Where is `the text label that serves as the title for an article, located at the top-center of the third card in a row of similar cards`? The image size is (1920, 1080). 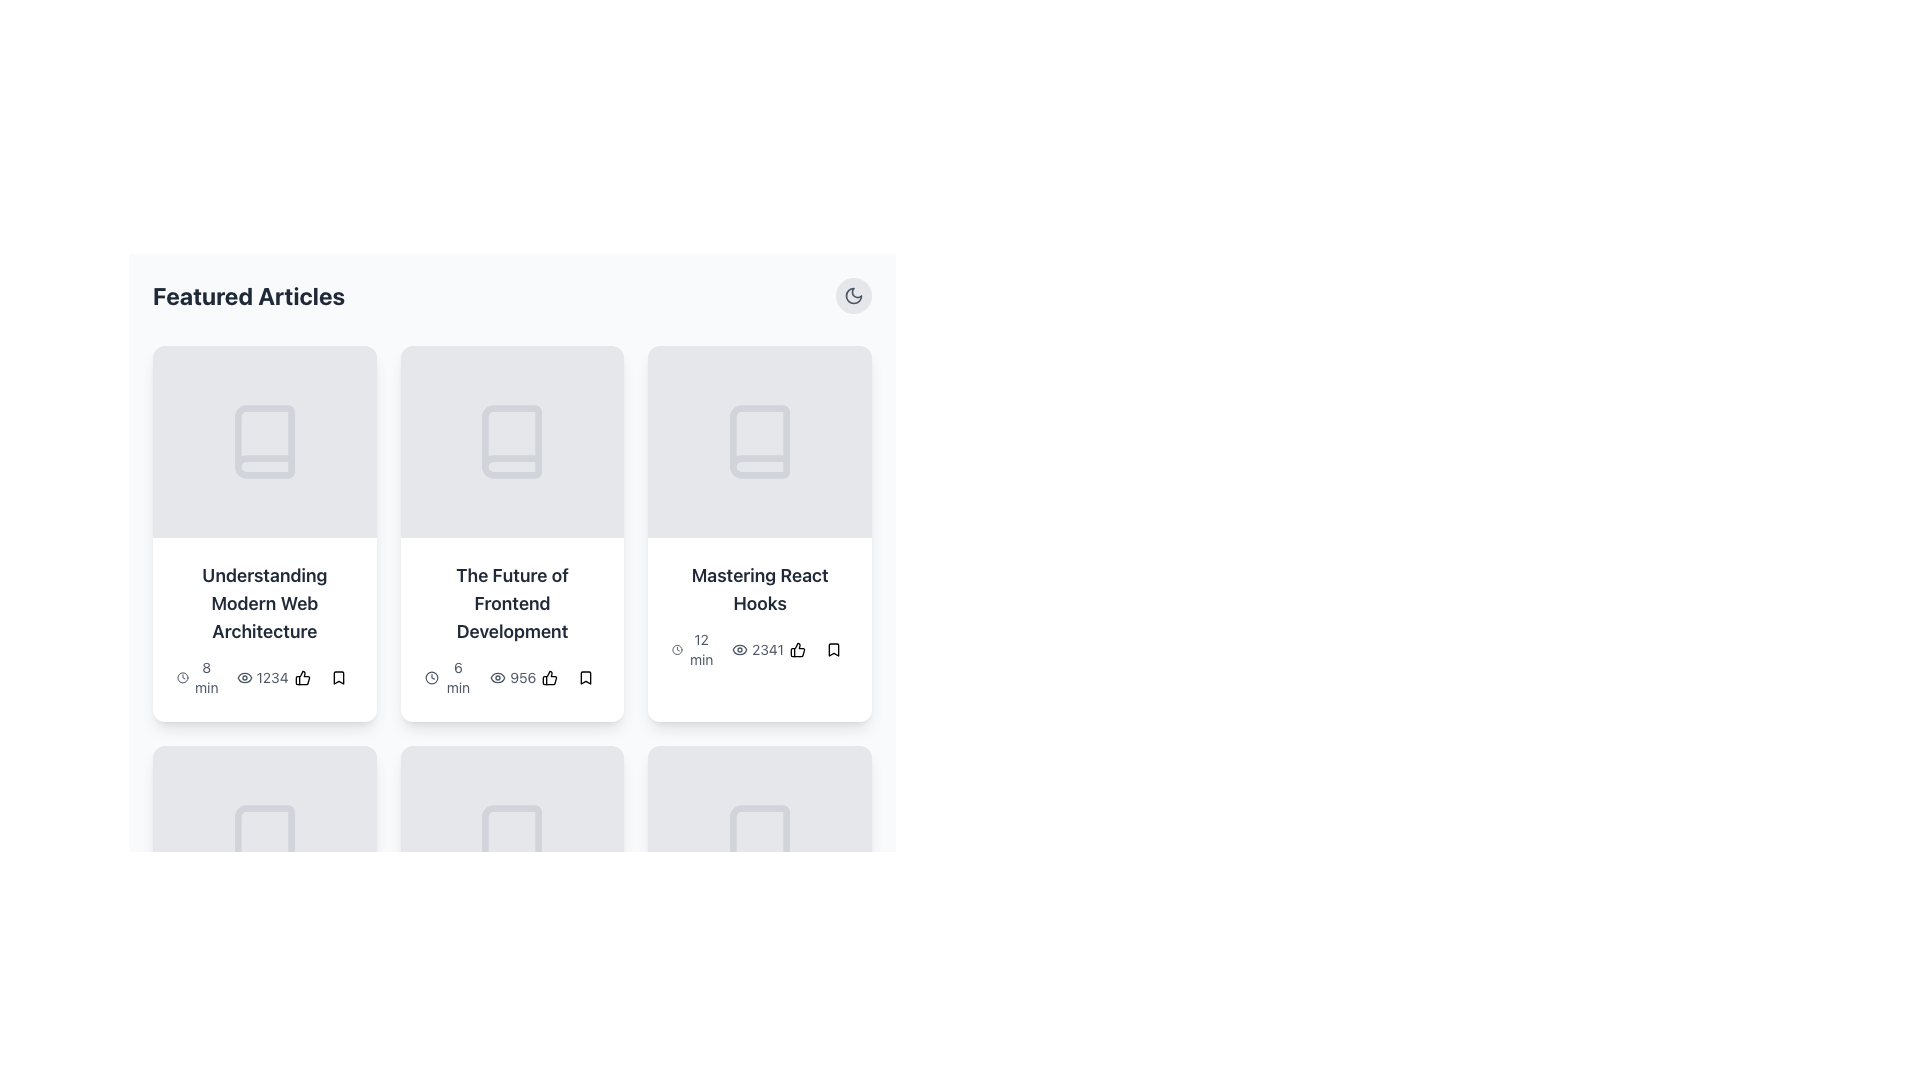 the text label that serves as the title for an article, located at the top-center of the third card in a row of similar cards is located at coordinates (759, 589).